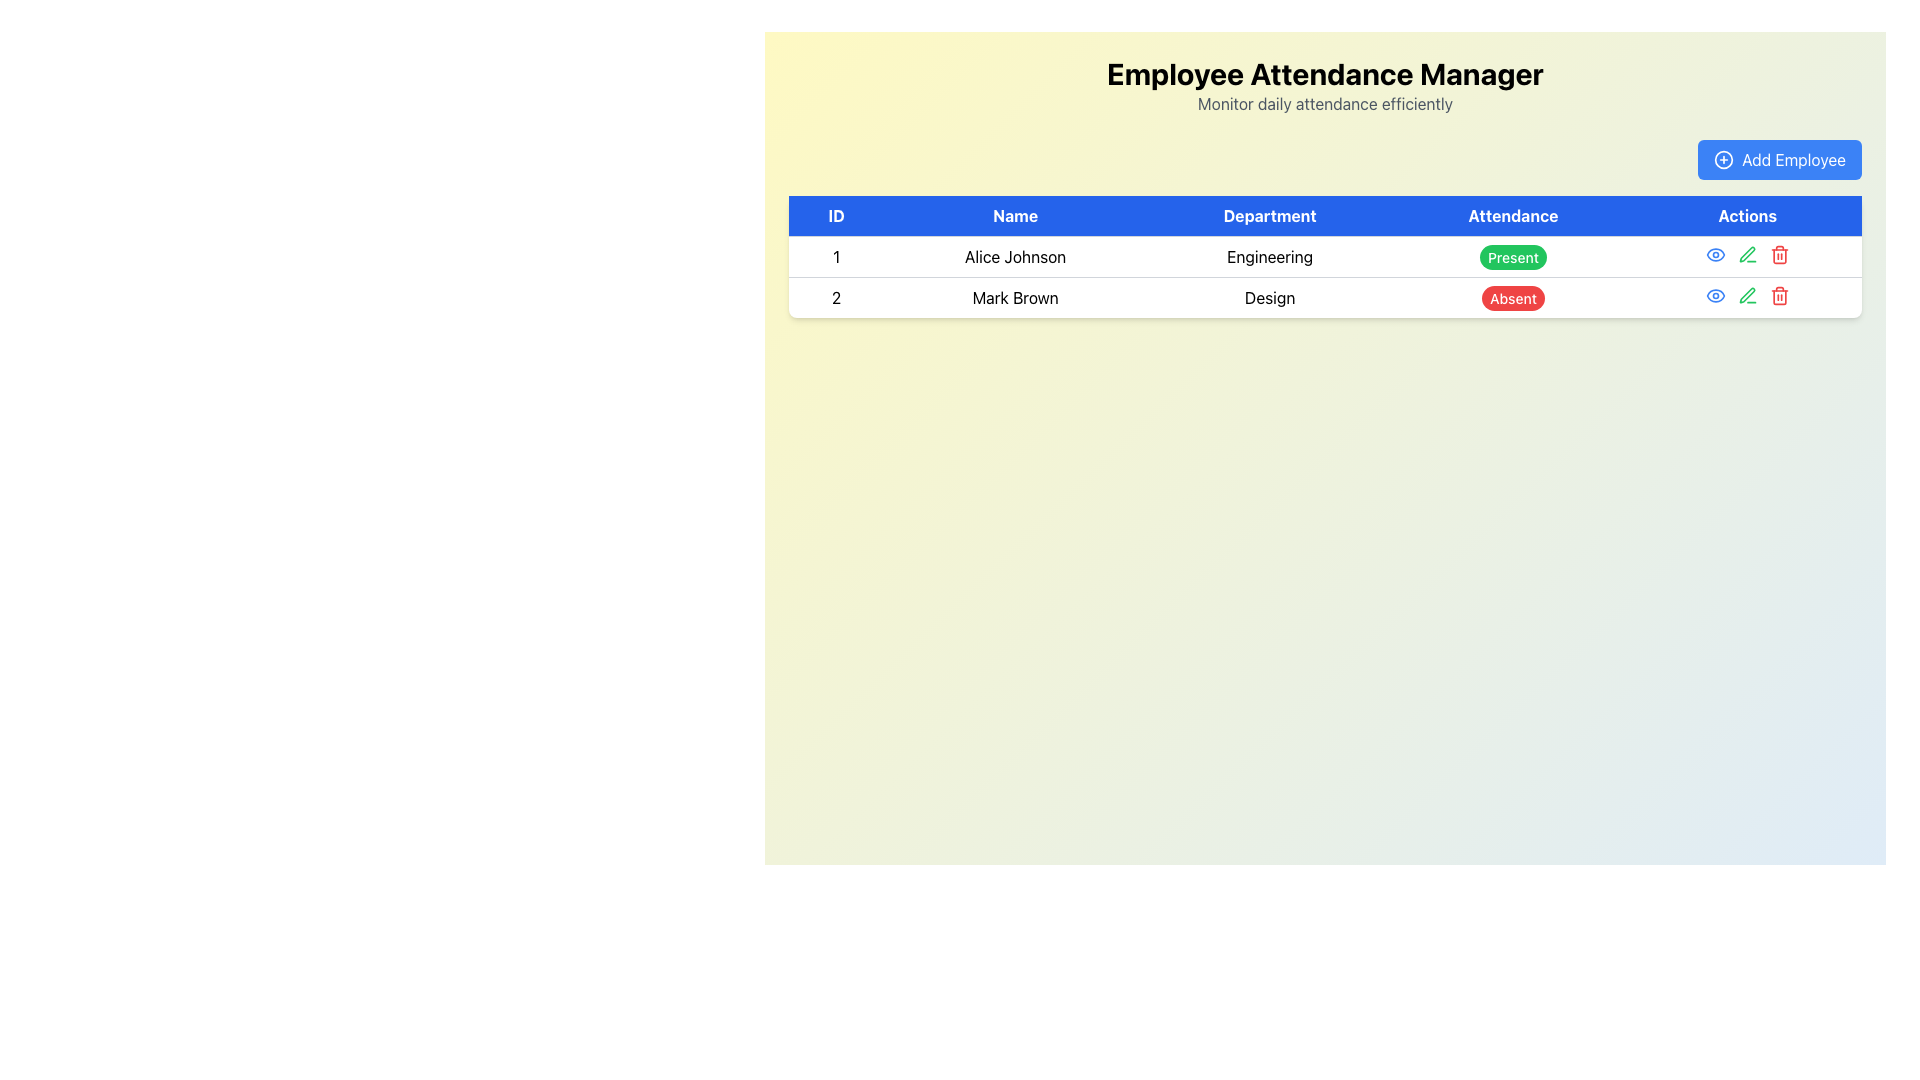 This screenshot has height=1080, width=1920. Describe the element at coordinates (1714, 296) in the screenshot. I see `the 'View' icon button located in the 'Actions' column of the first row in the table` at that location.